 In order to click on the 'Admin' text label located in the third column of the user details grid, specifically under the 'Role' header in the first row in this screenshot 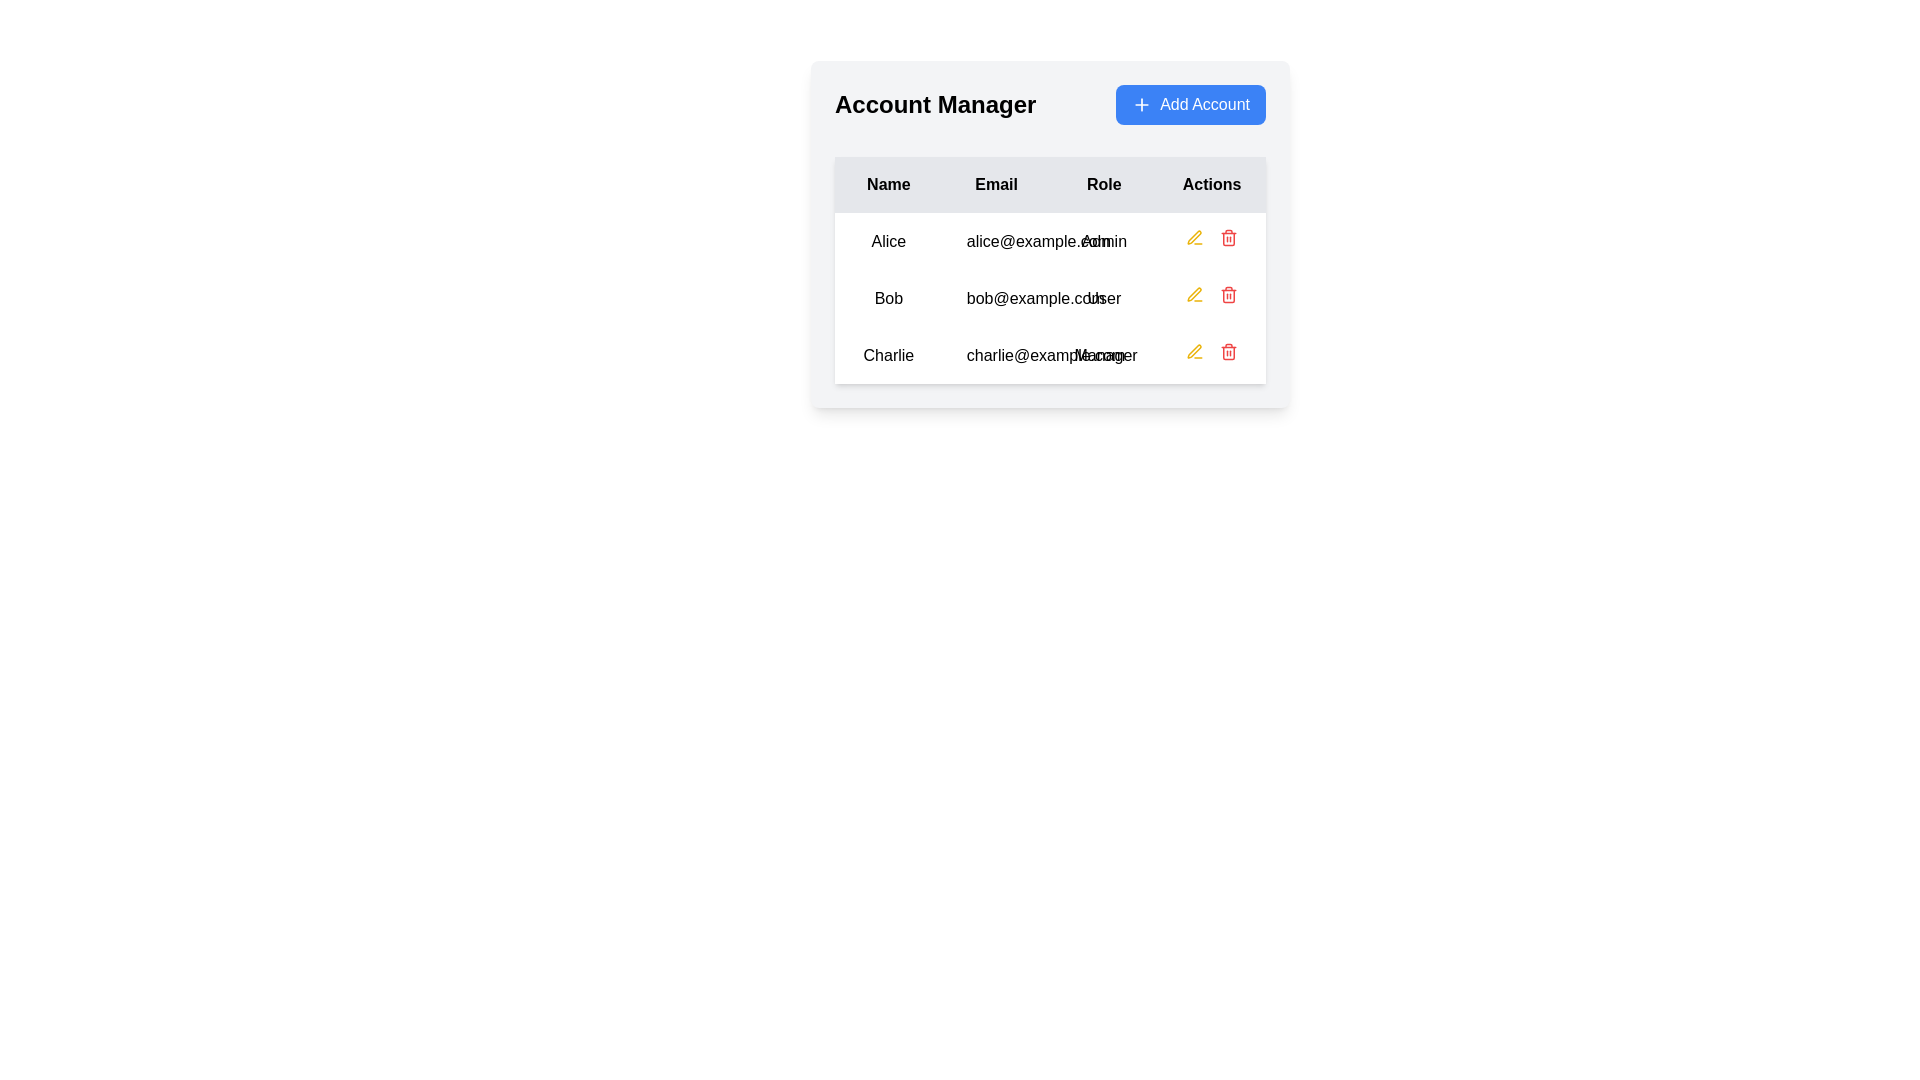, I will do `click(1103, 240)`.